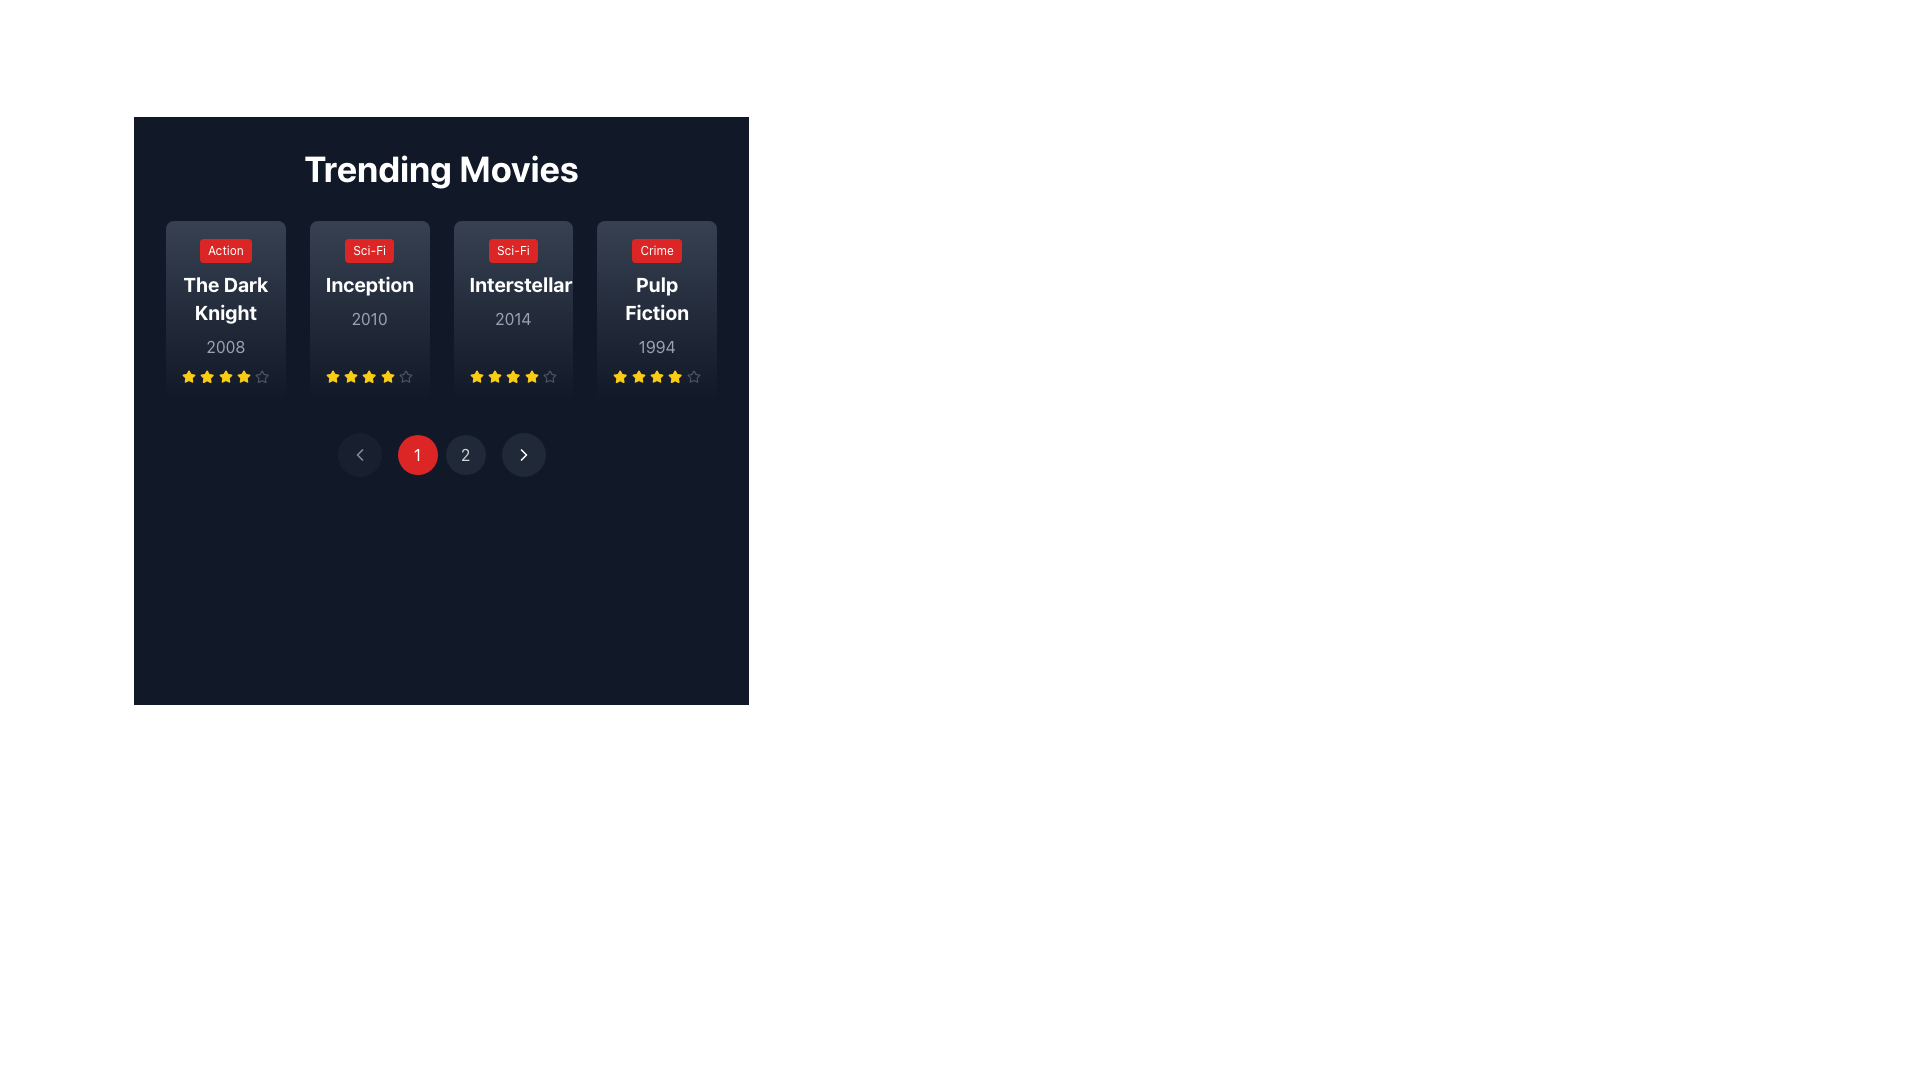 The width and height of the screenshot is (1920, 1080). Describe the element at coordinates (225, 376) in the screenshot. I see `the first rating star in the trending movies list under 'The Dark Knight'` at that location.